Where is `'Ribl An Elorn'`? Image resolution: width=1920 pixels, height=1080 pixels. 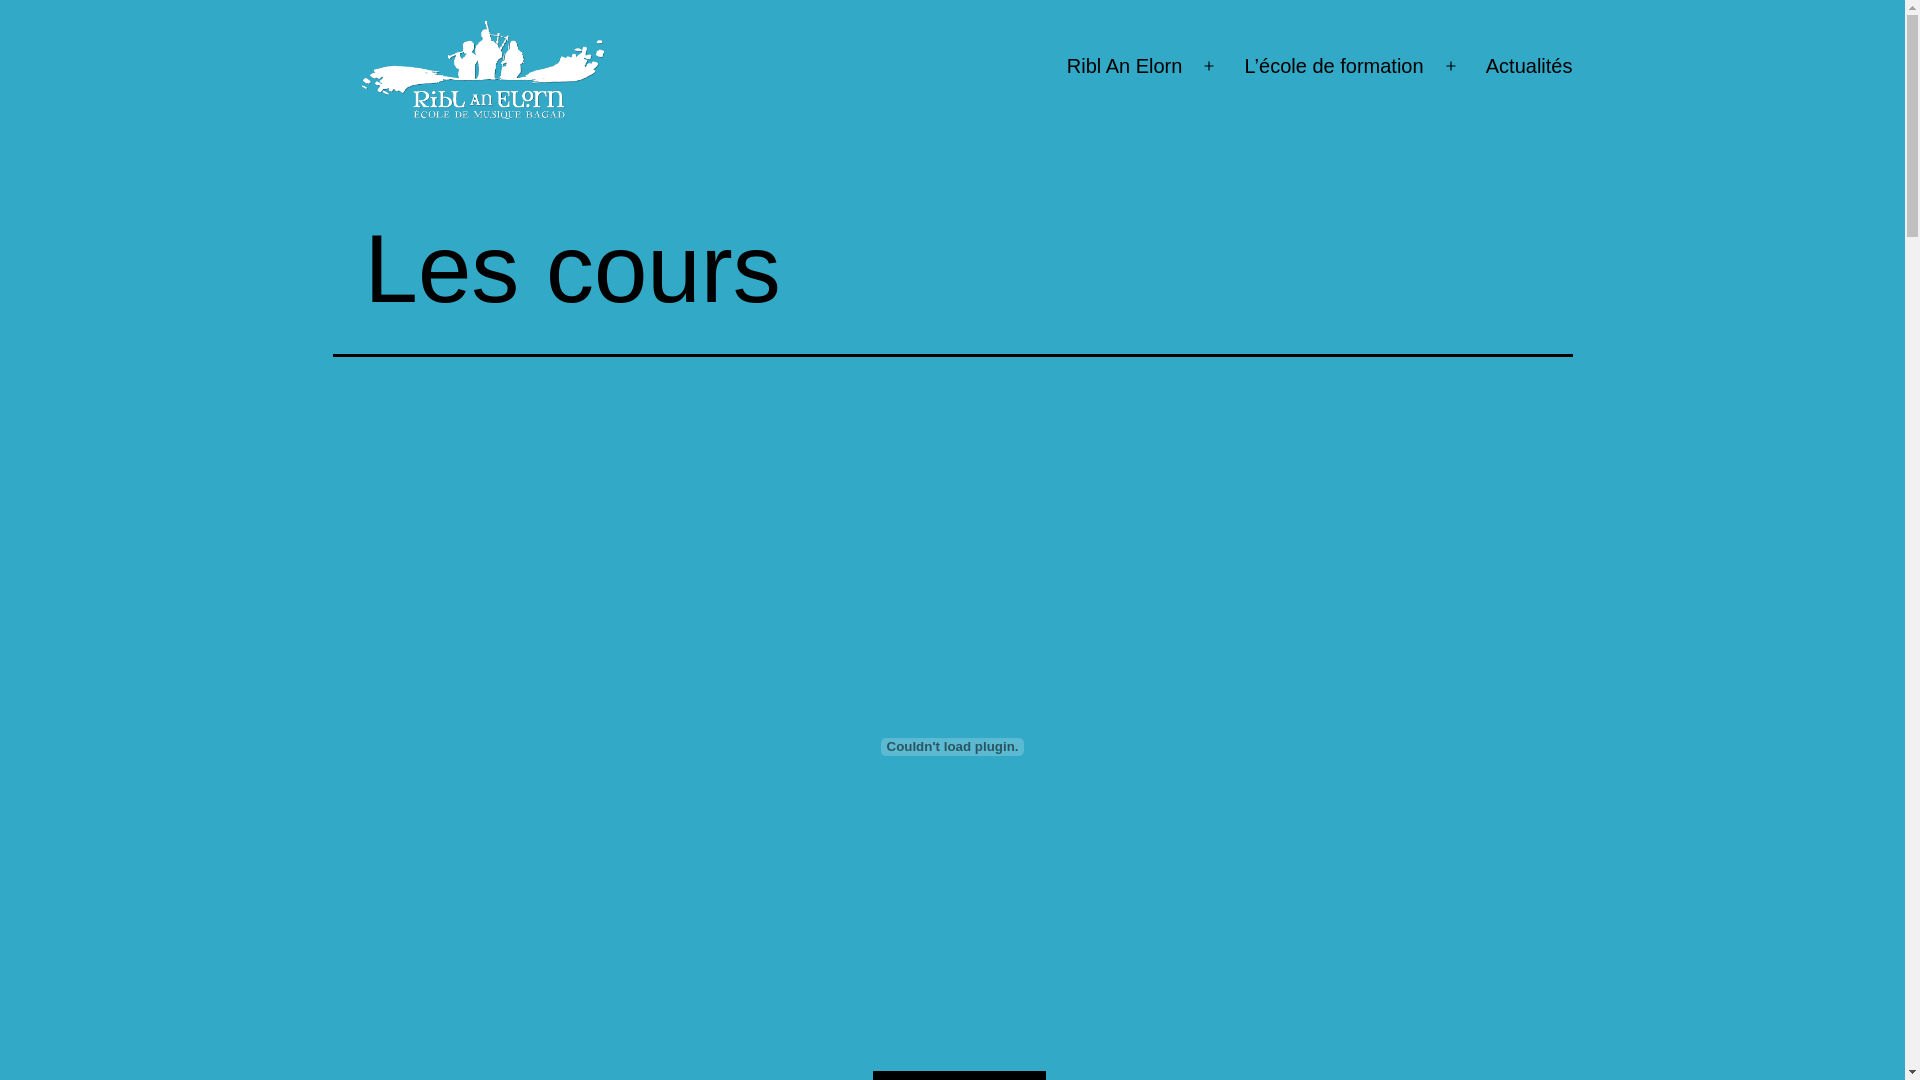 'Ribl An Elorn' is located at coordinates (1124, 65).